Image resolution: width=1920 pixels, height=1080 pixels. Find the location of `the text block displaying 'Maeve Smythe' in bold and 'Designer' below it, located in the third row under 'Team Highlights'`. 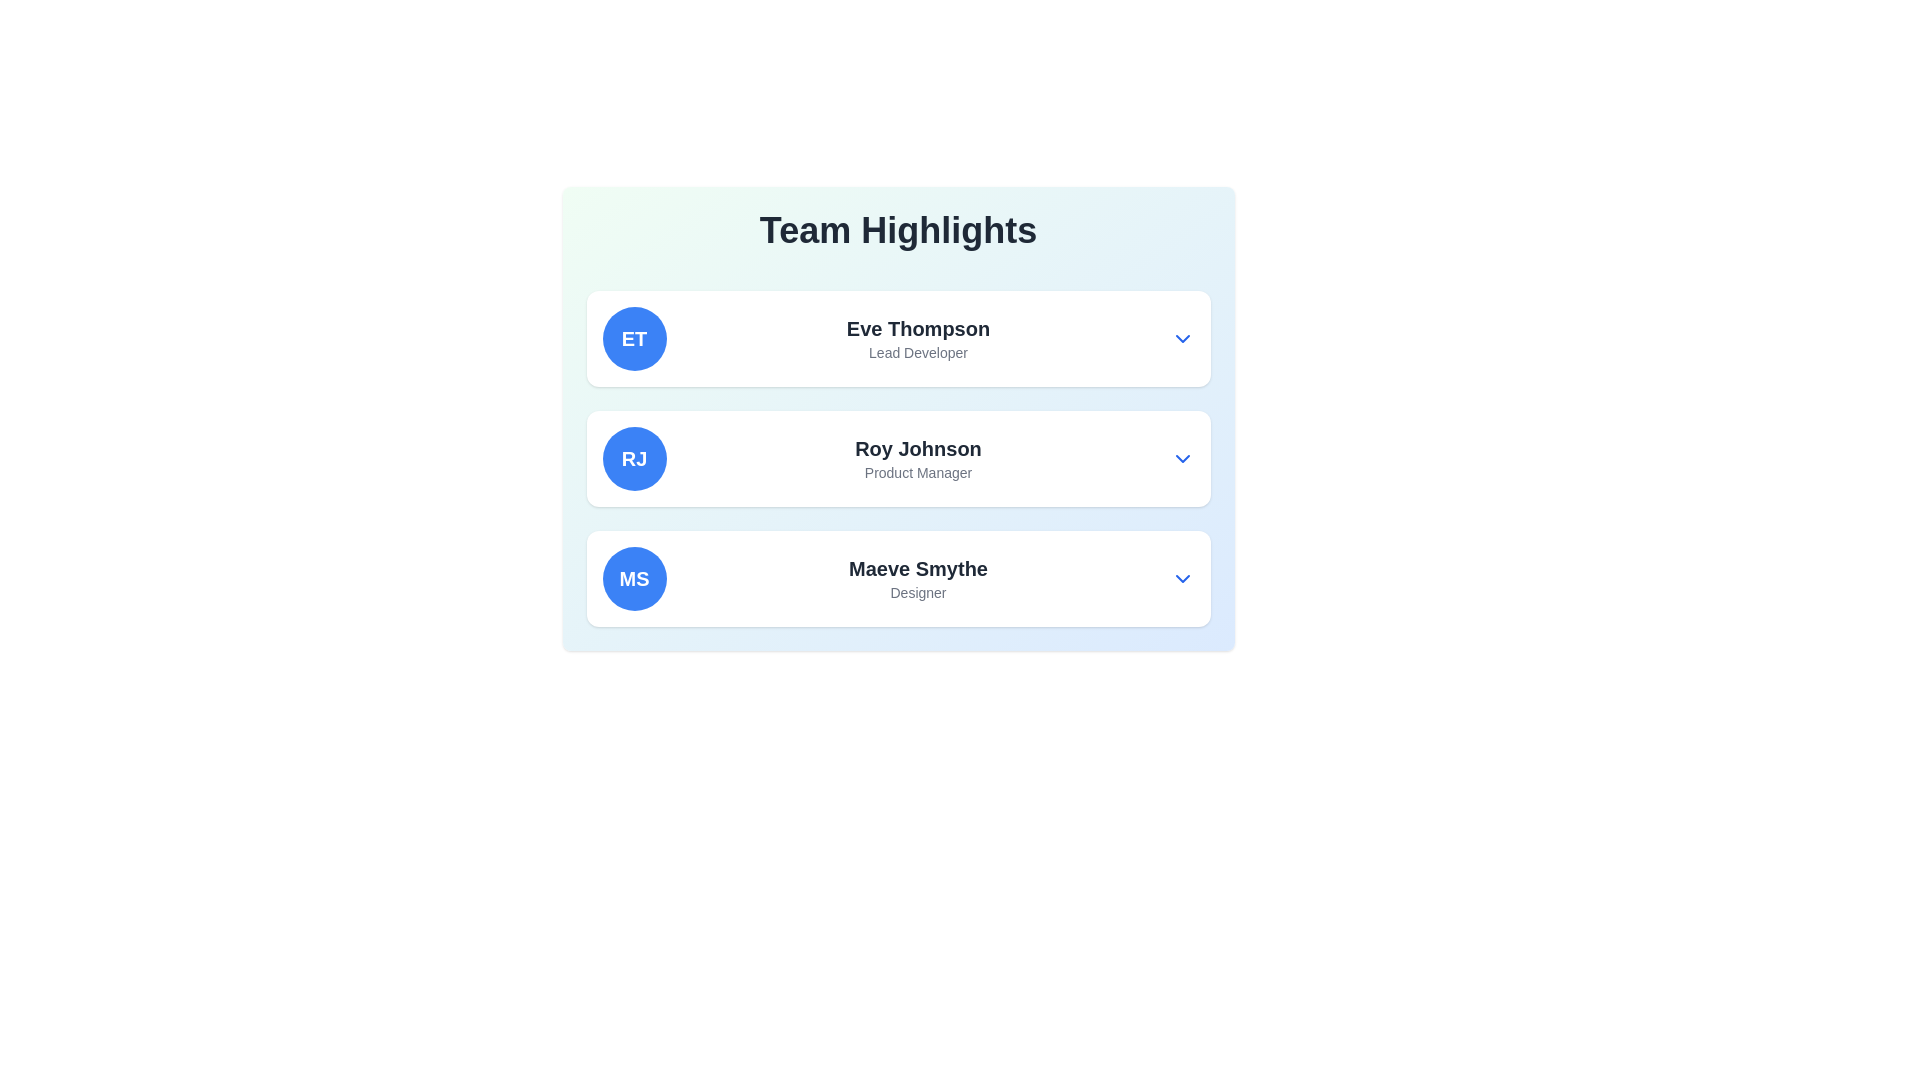

the text block displaying 'Maeve Smythe' in bold and 'Designer' below it, located in the third row under 'Team Highlights' is located at coordinates (917, 578).